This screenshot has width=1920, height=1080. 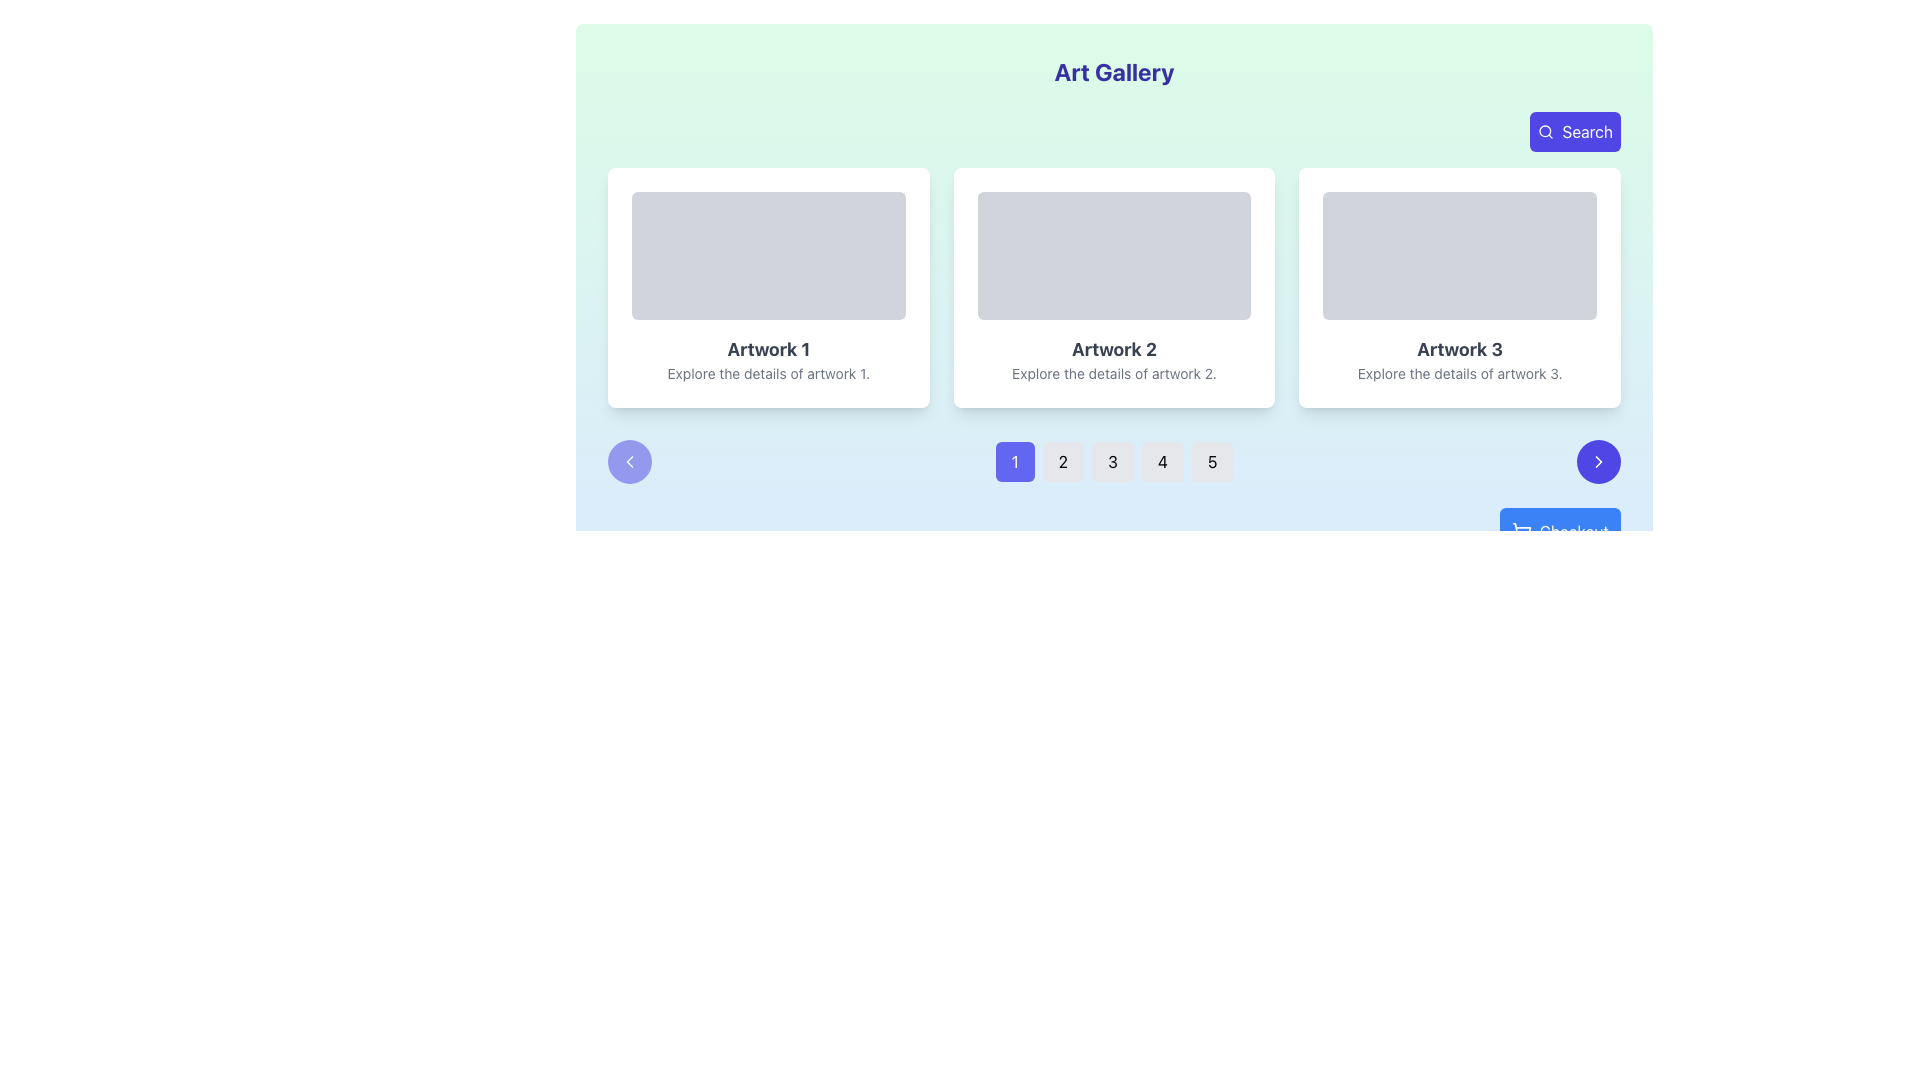 What do you see at coordinates (628, 462) in the screenshot?
I see `the chevron icon located in the bottom left corner of the interface, adjacent to pagination controls` at bounding box center [628, 462].